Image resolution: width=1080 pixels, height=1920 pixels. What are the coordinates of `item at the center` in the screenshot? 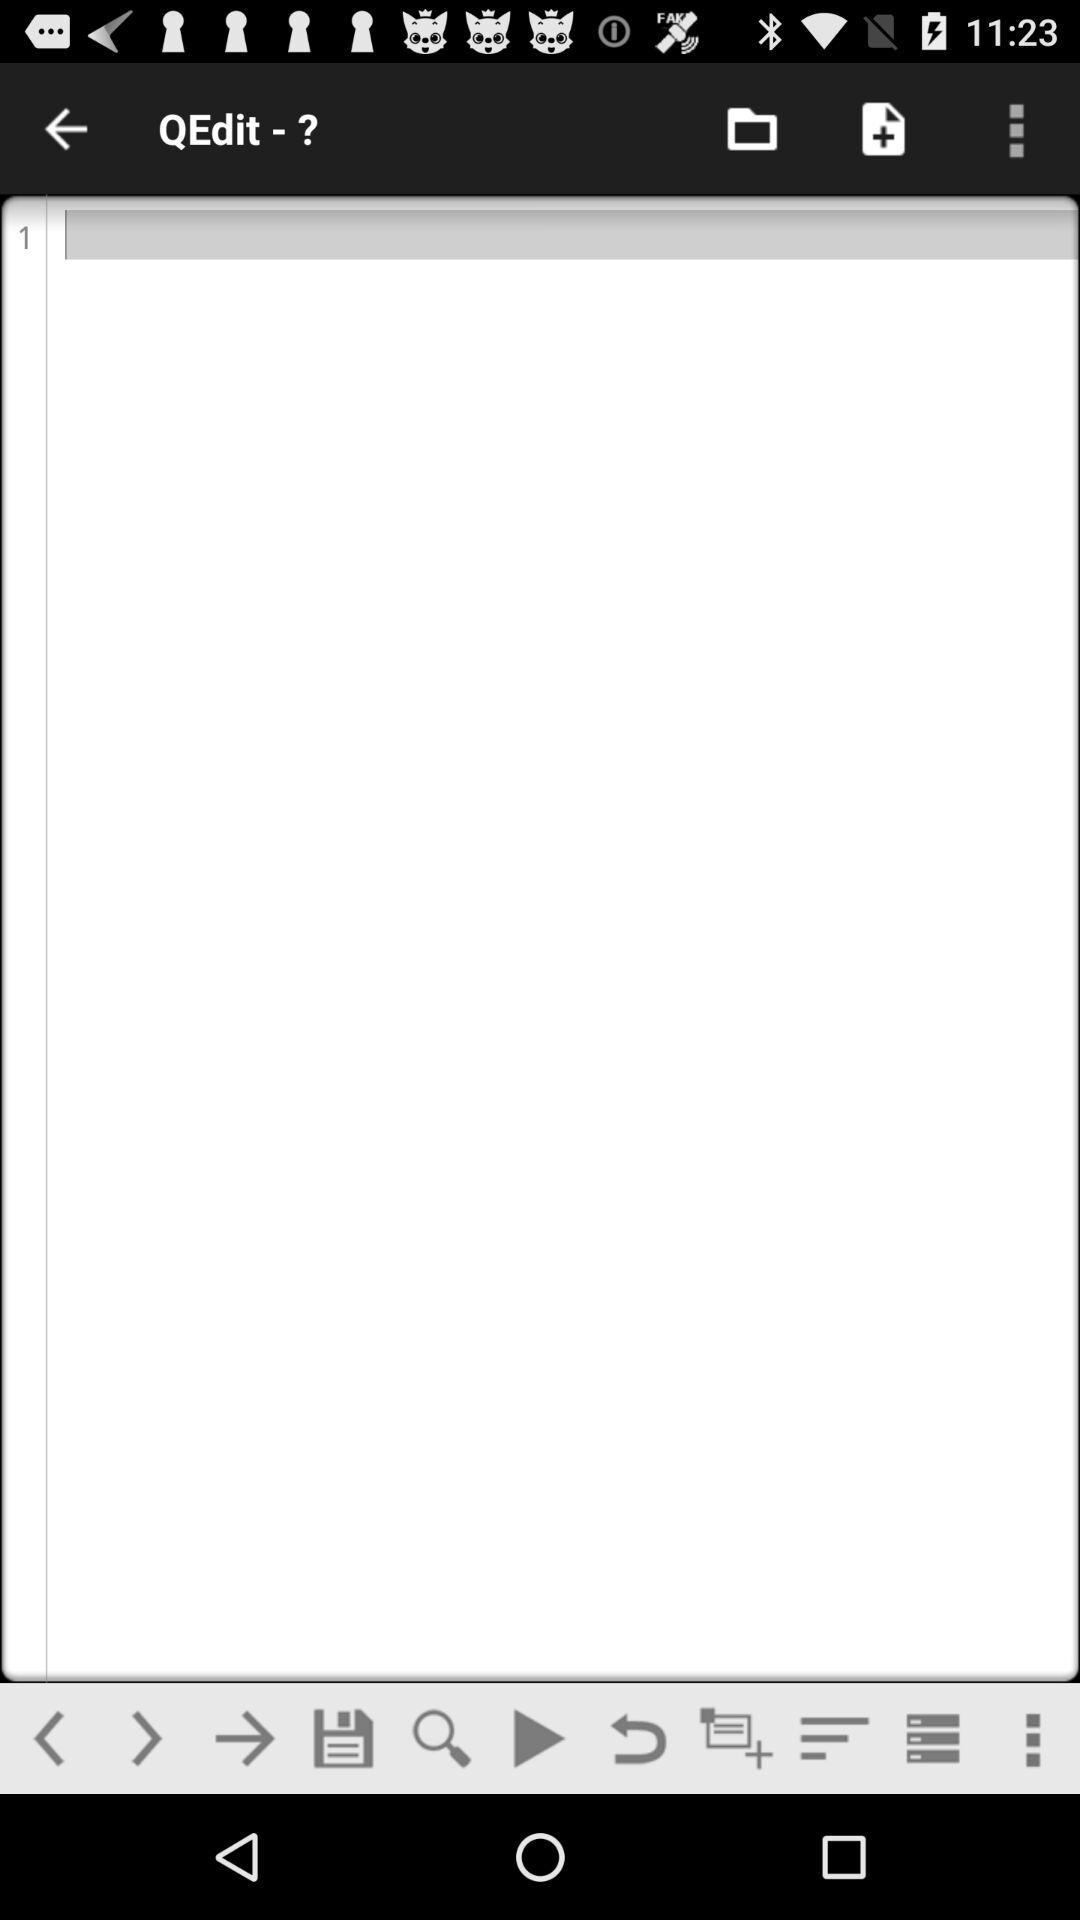 It's located at (540, 937).